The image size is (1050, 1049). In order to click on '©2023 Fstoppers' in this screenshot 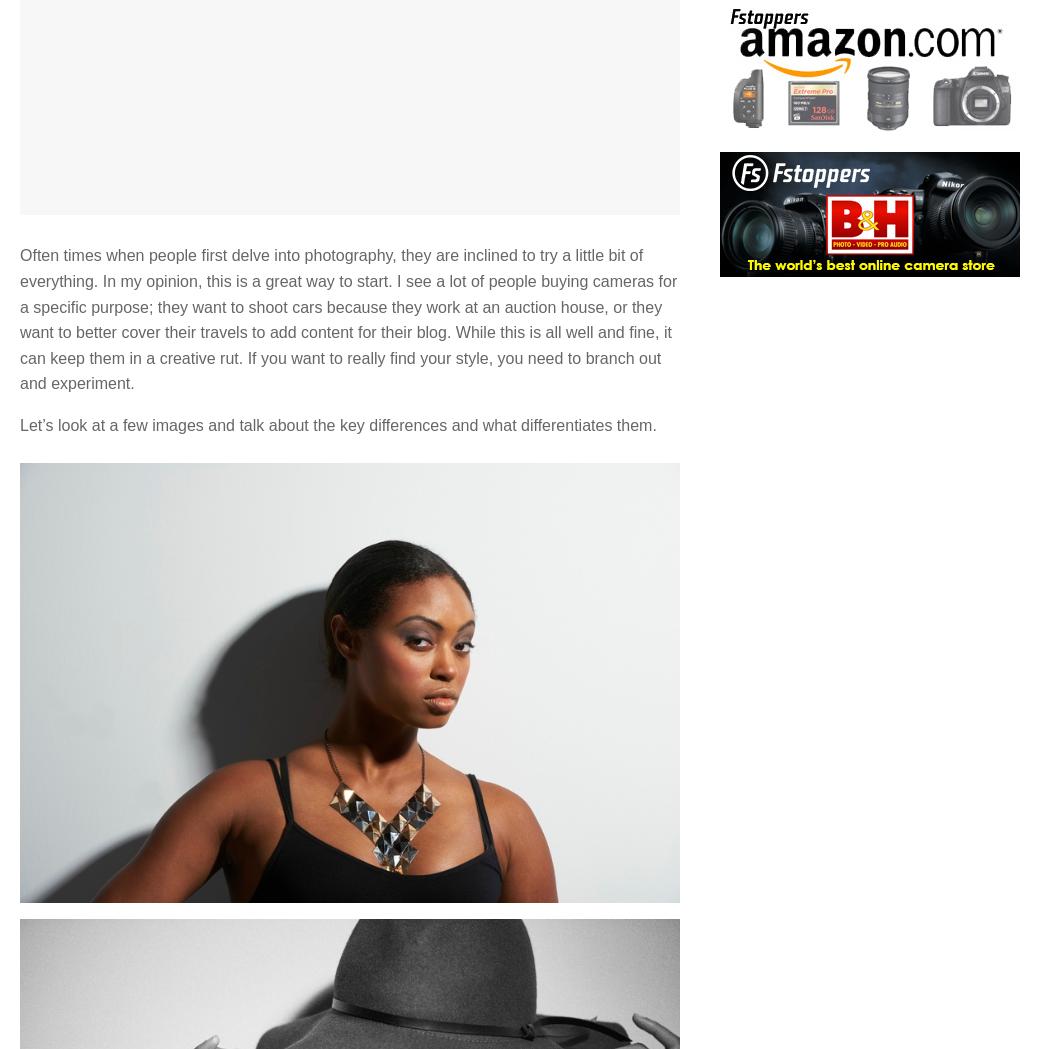, I will do `click(530, 857)`.